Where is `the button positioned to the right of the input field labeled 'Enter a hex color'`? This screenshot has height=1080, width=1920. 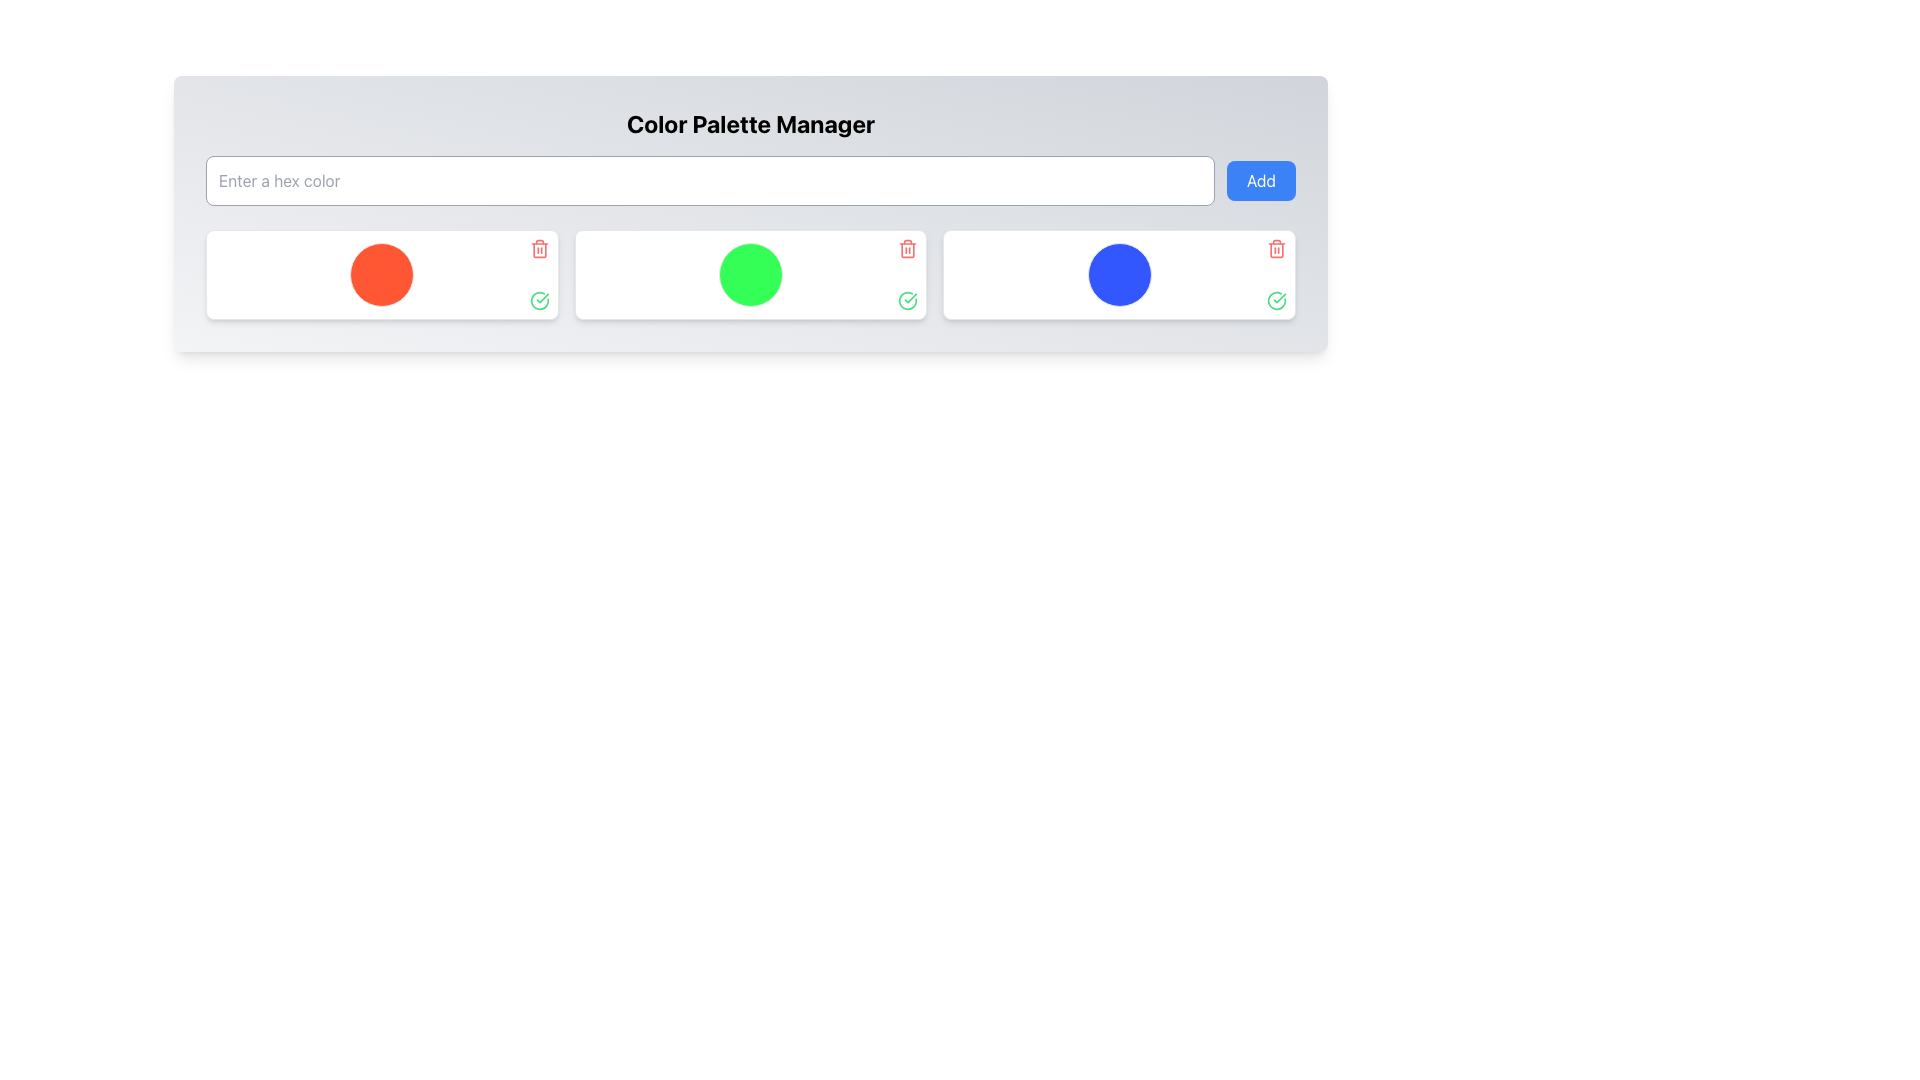
the button positioned to the right of the input field labeled 'Enter a hex color' is located at coordinates (1260, 181).